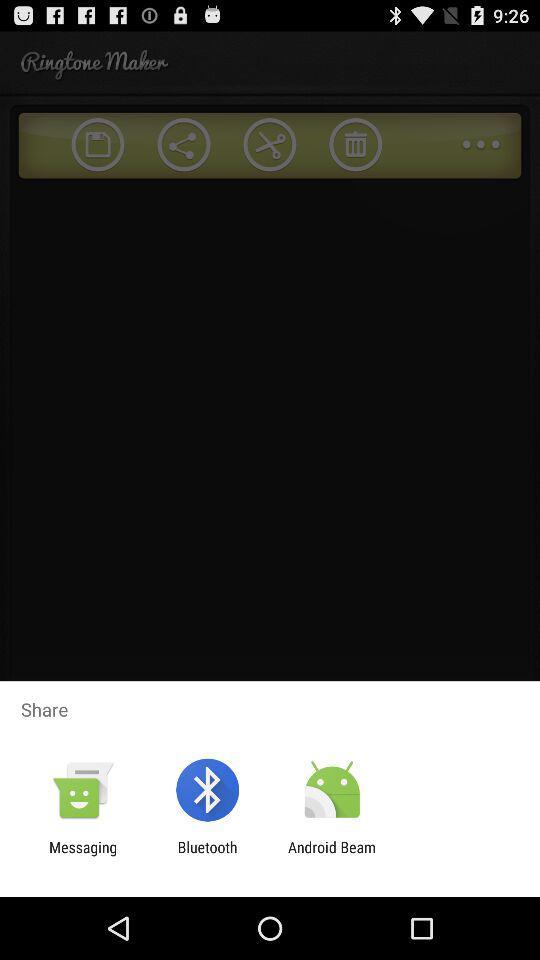  I want to click on app next to the bluetooth icon, so click(82, 855).